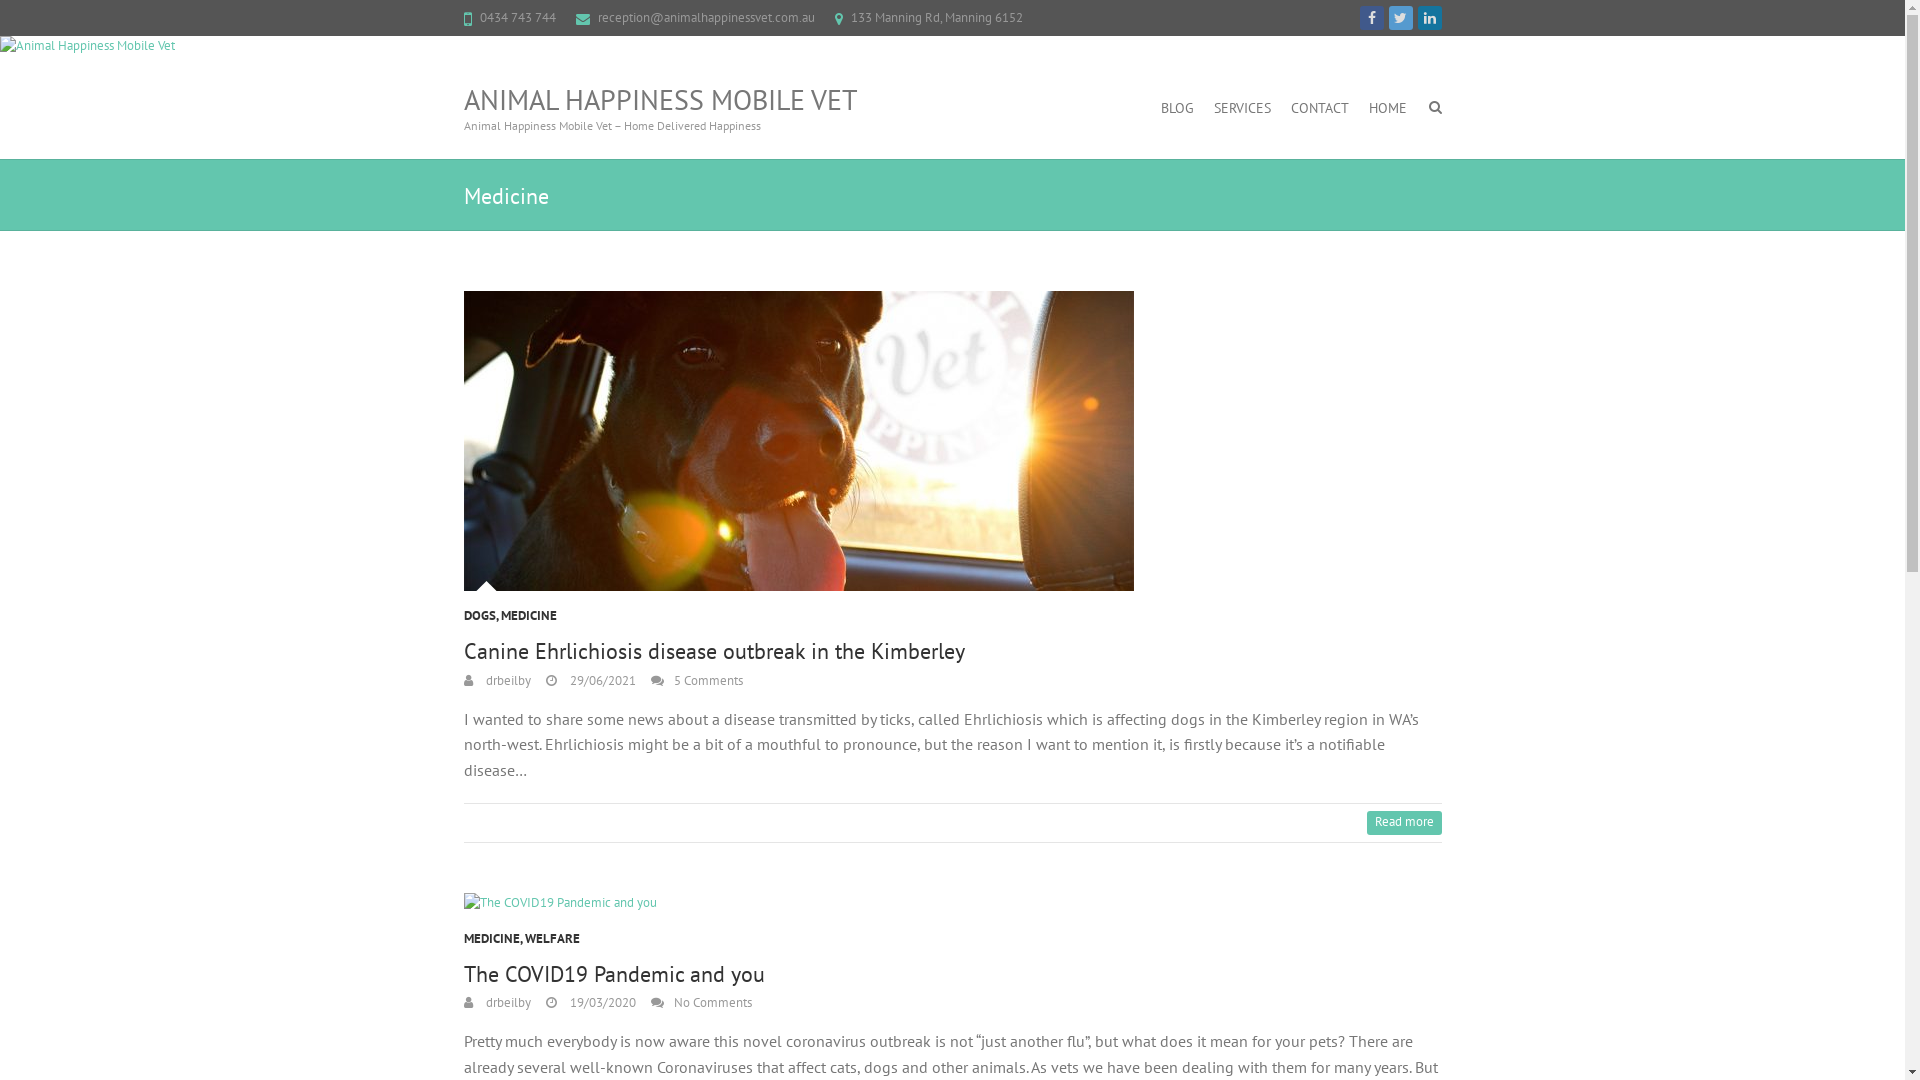 The height and width of the screenshot is (1080, 1920). What do you see at coordinates (700, 1002) in the screenshot?
I see `'No Comments'` at bounding box center [700, 1002].